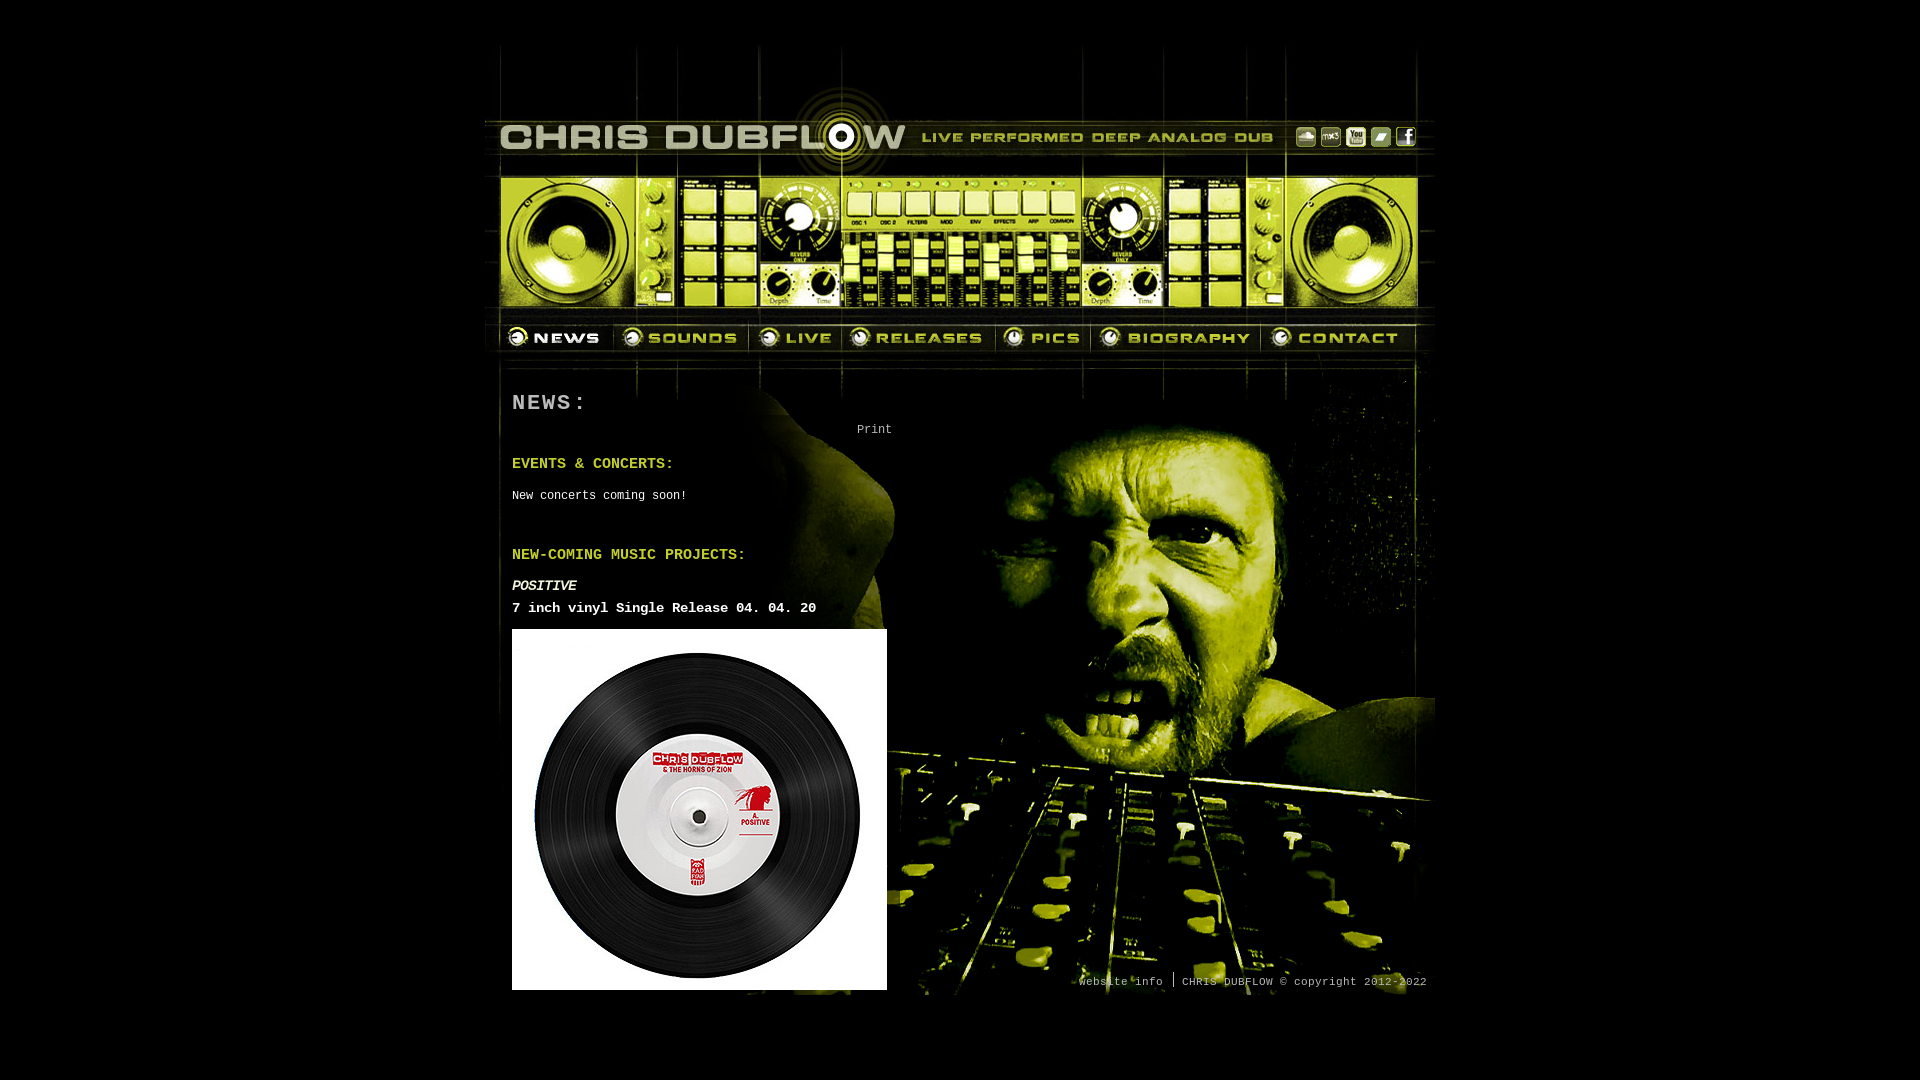 The image size is (1920, 1080). What do you see at coordinates (1370, 136) in the screenshot?
I see `'BANDCAMP'` at bounding box center [1370, 136].